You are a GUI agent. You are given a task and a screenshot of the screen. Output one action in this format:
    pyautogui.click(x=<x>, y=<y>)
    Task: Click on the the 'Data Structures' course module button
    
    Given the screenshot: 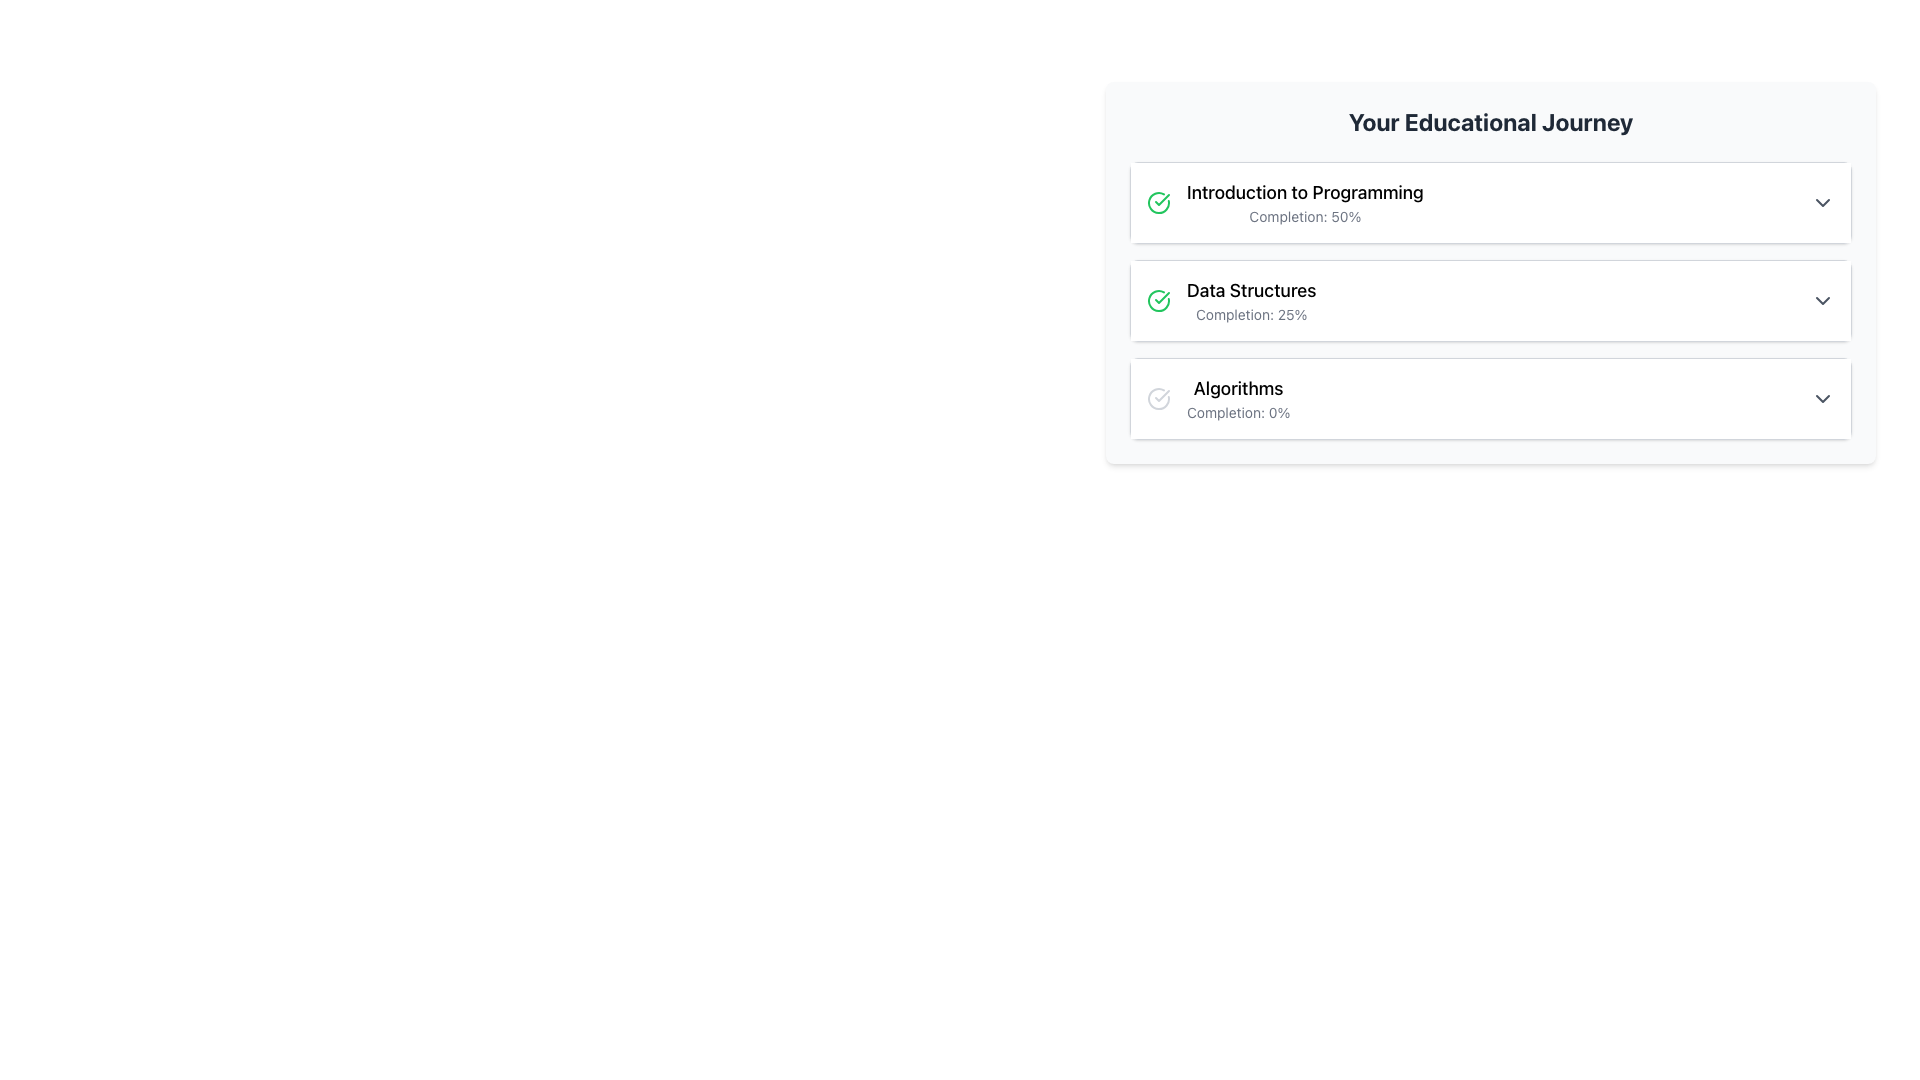 What is the action you would take?
    pyautogui.click(x=1491, y=300)
    